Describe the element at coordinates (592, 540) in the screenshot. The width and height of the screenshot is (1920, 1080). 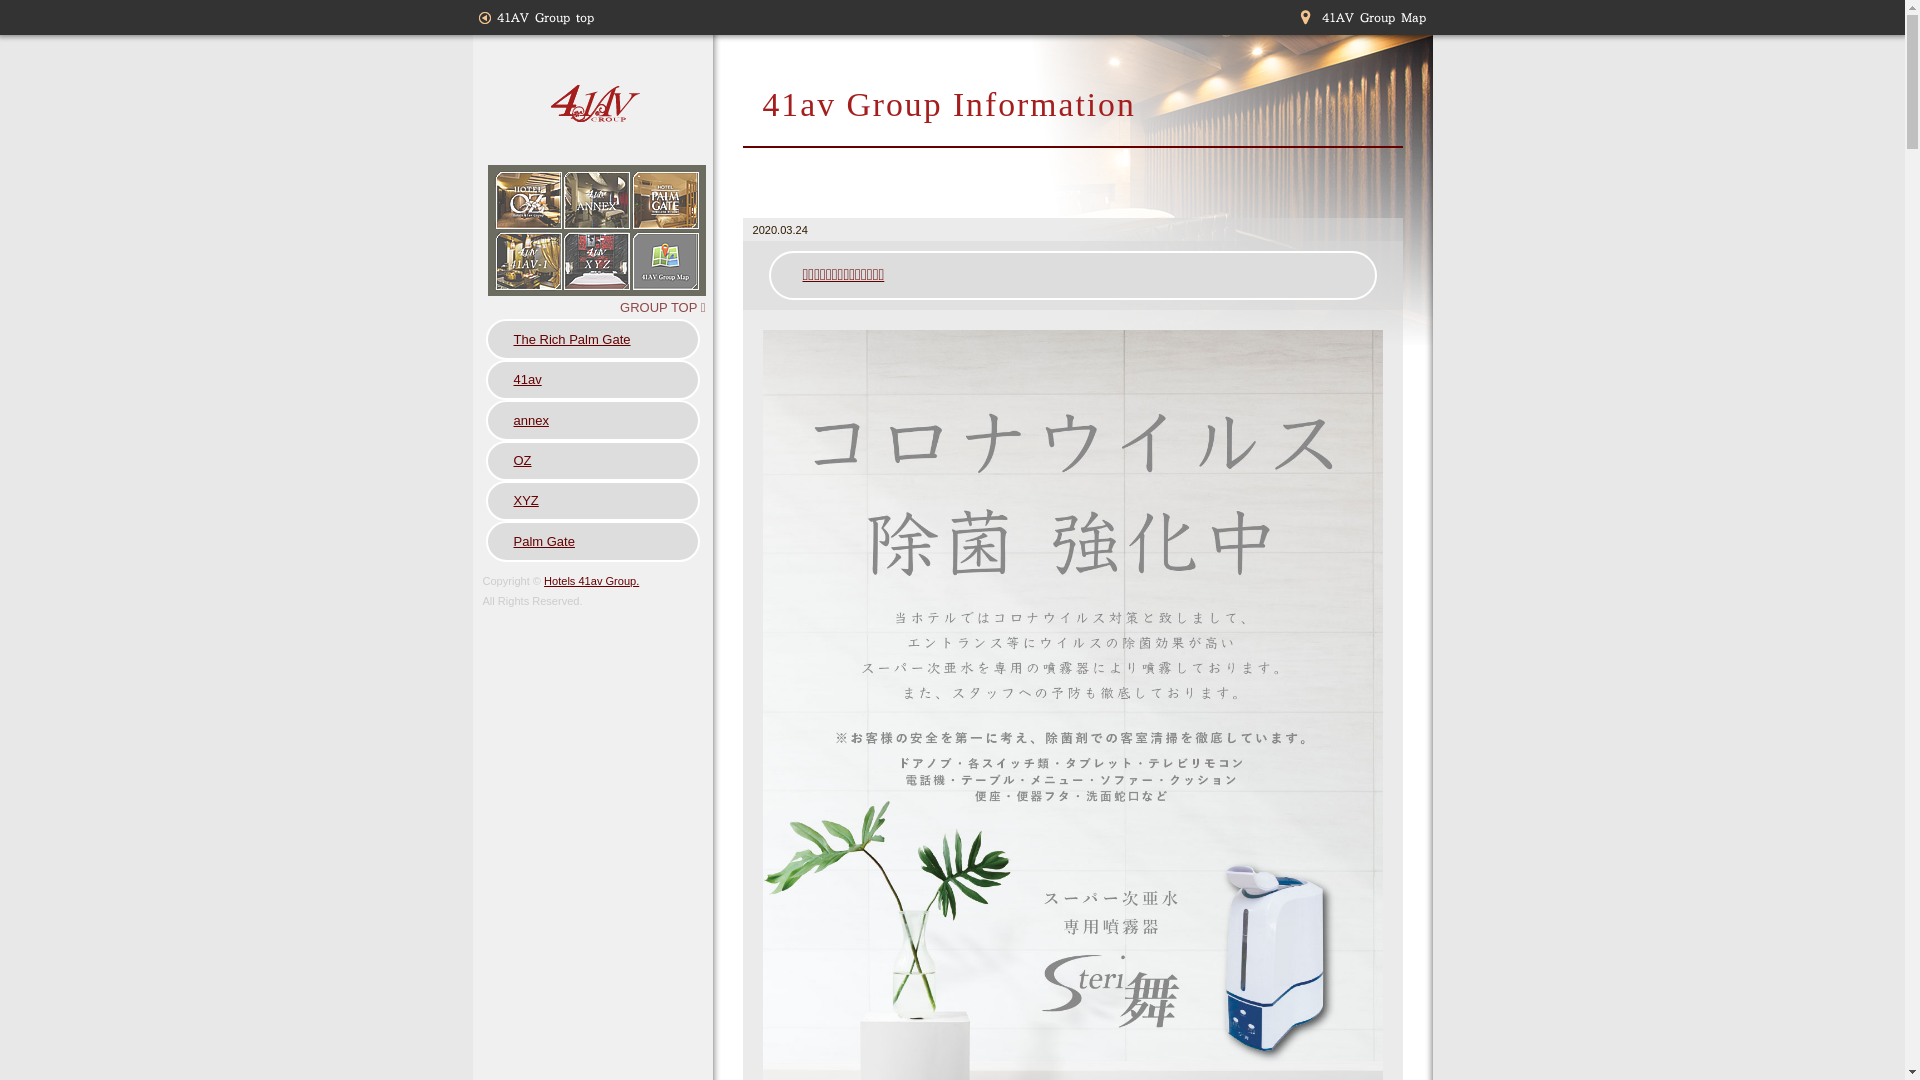
I see `'Palm Gate'` at that location.